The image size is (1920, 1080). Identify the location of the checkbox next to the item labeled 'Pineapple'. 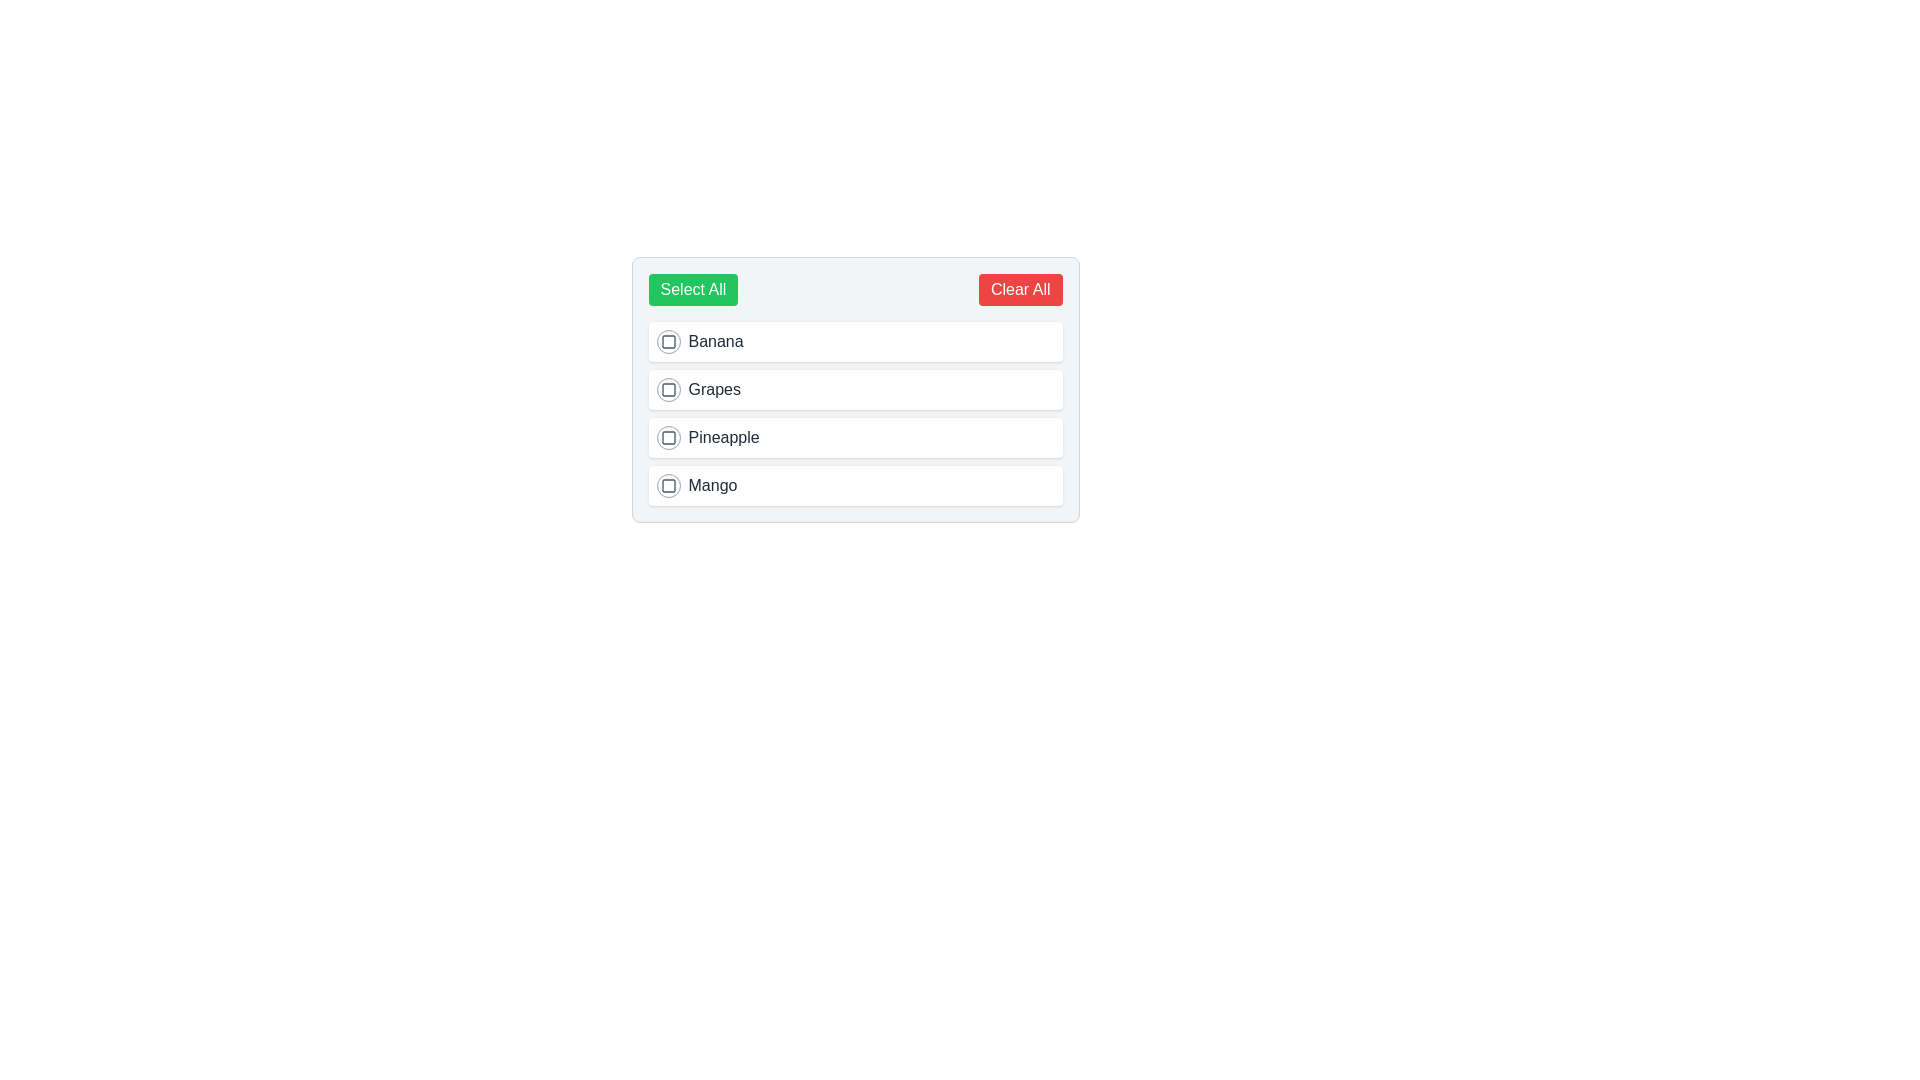
(668, 437).